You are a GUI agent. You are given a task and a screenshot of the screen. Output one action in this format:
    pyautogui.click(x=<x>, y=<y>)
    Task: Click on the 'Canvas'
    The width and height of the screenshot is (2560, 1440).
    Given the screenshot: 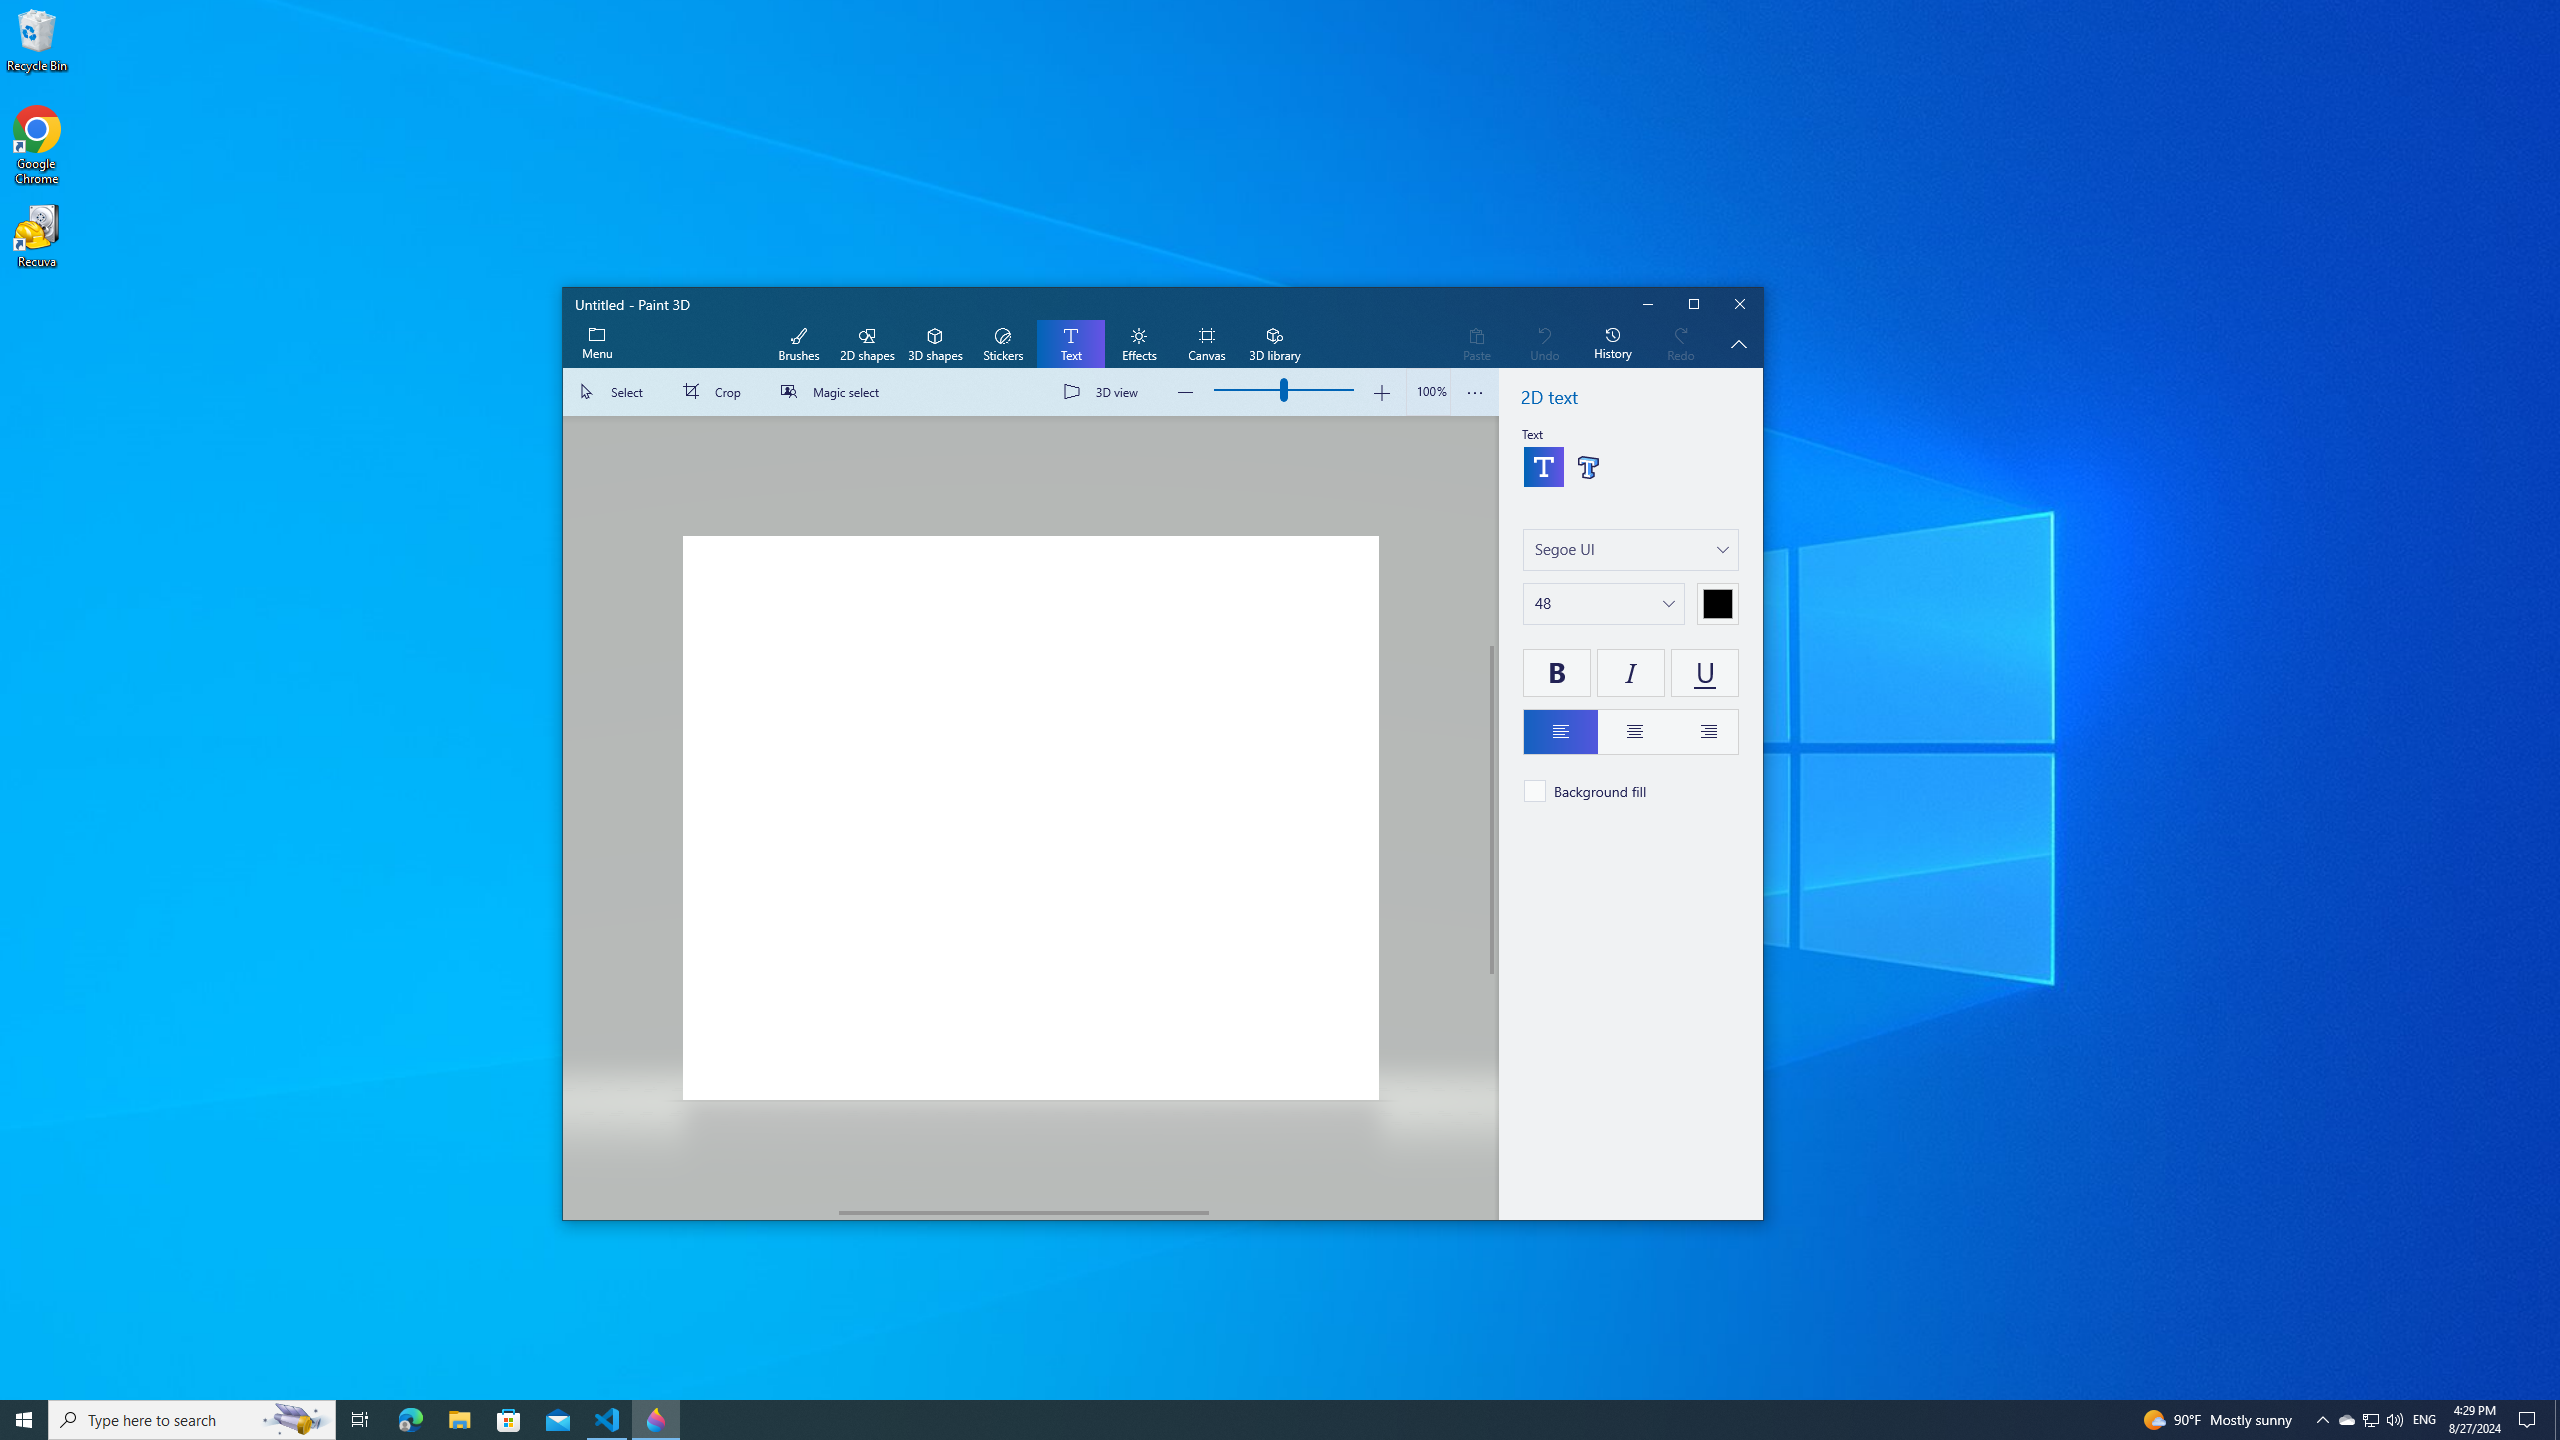 What is the action you would take?
    pyautogui.click(x=1206, y=344)
    